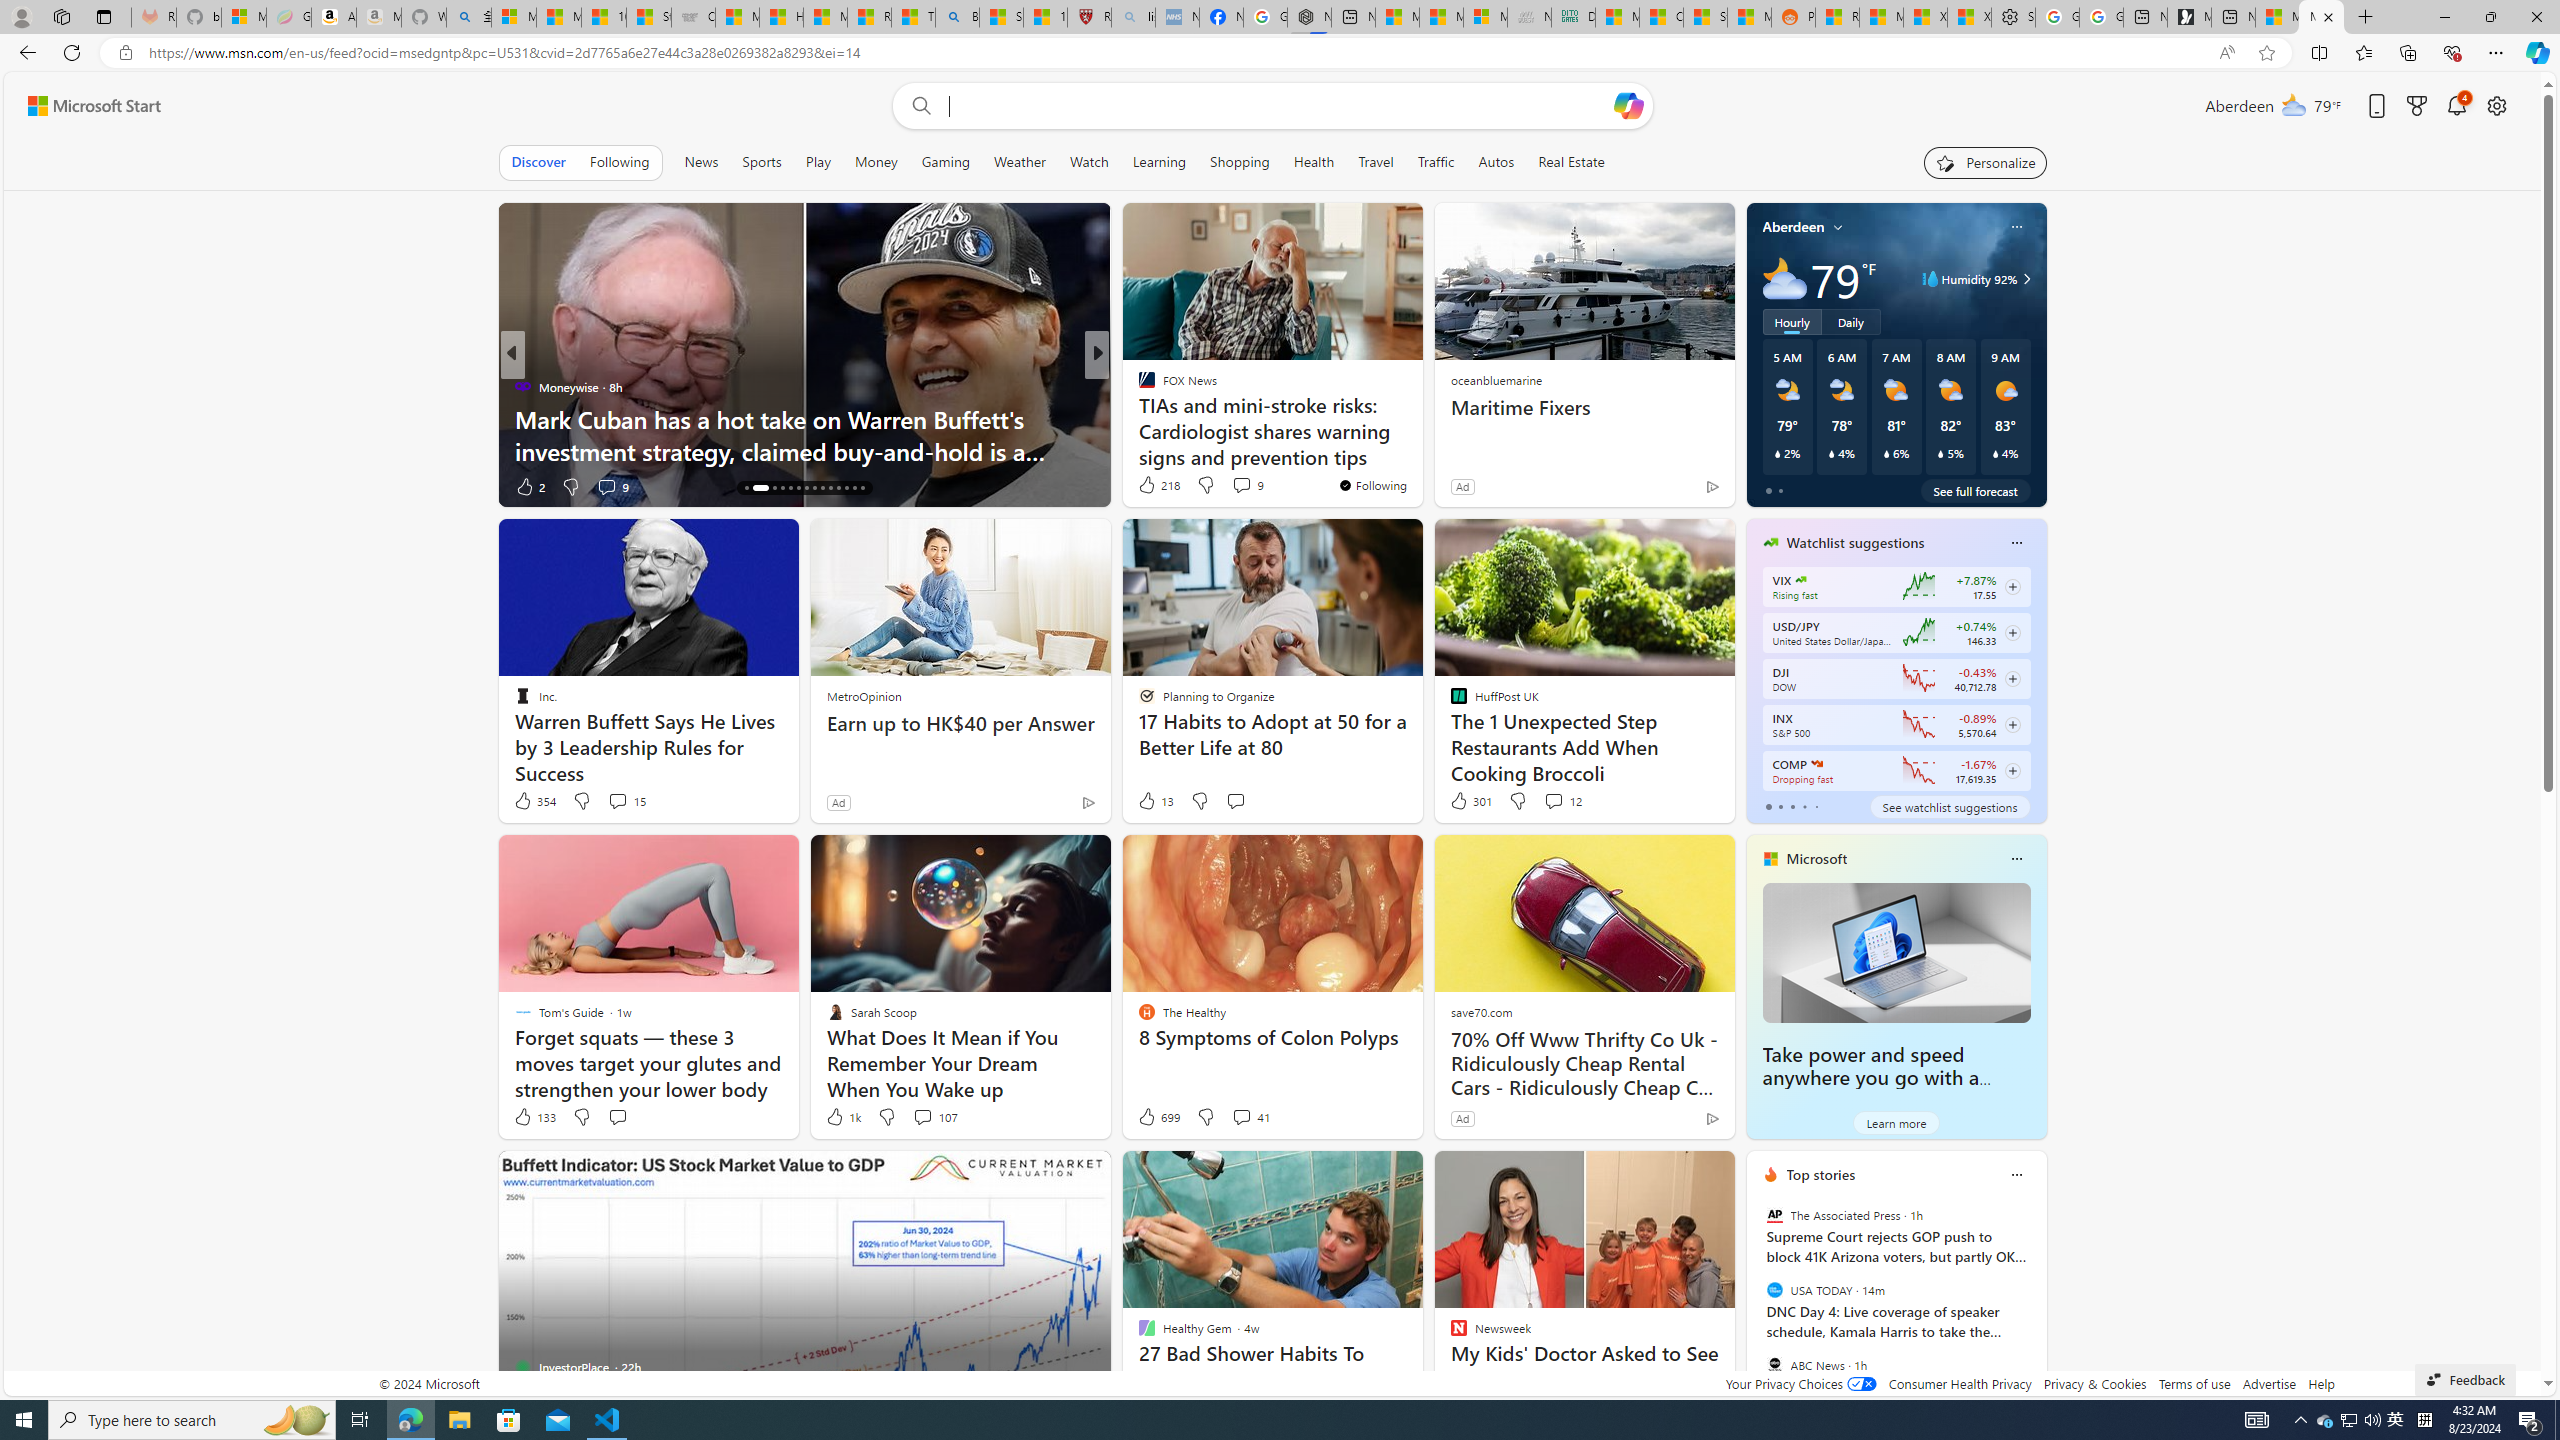 This screenshot has width=2560, height=1440. What do you see at coordinates (1137, 386) in the screenshot?
I see `'Medical Xpress'` at bounding box center [1137, 386].